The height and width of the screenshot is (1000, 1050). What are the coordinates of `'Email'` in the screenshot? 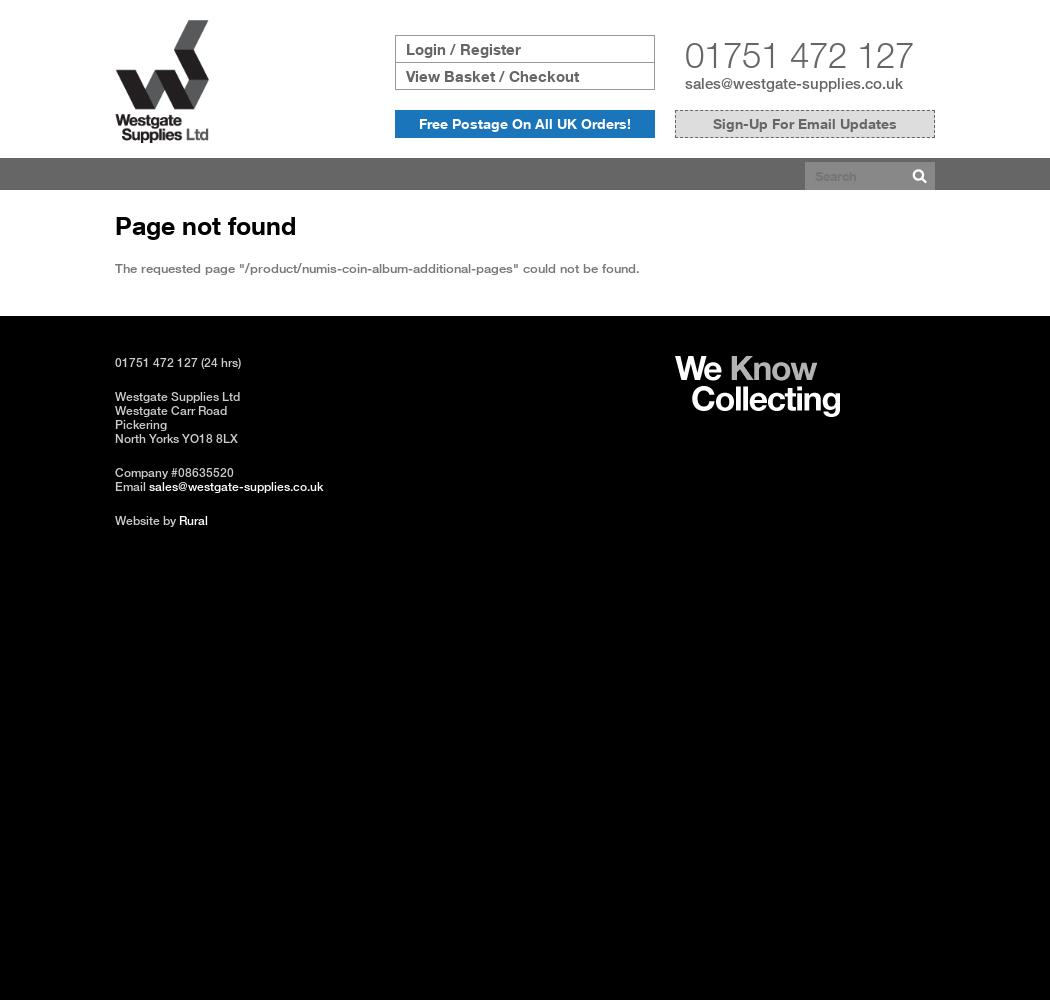 It's located at (130, 485).